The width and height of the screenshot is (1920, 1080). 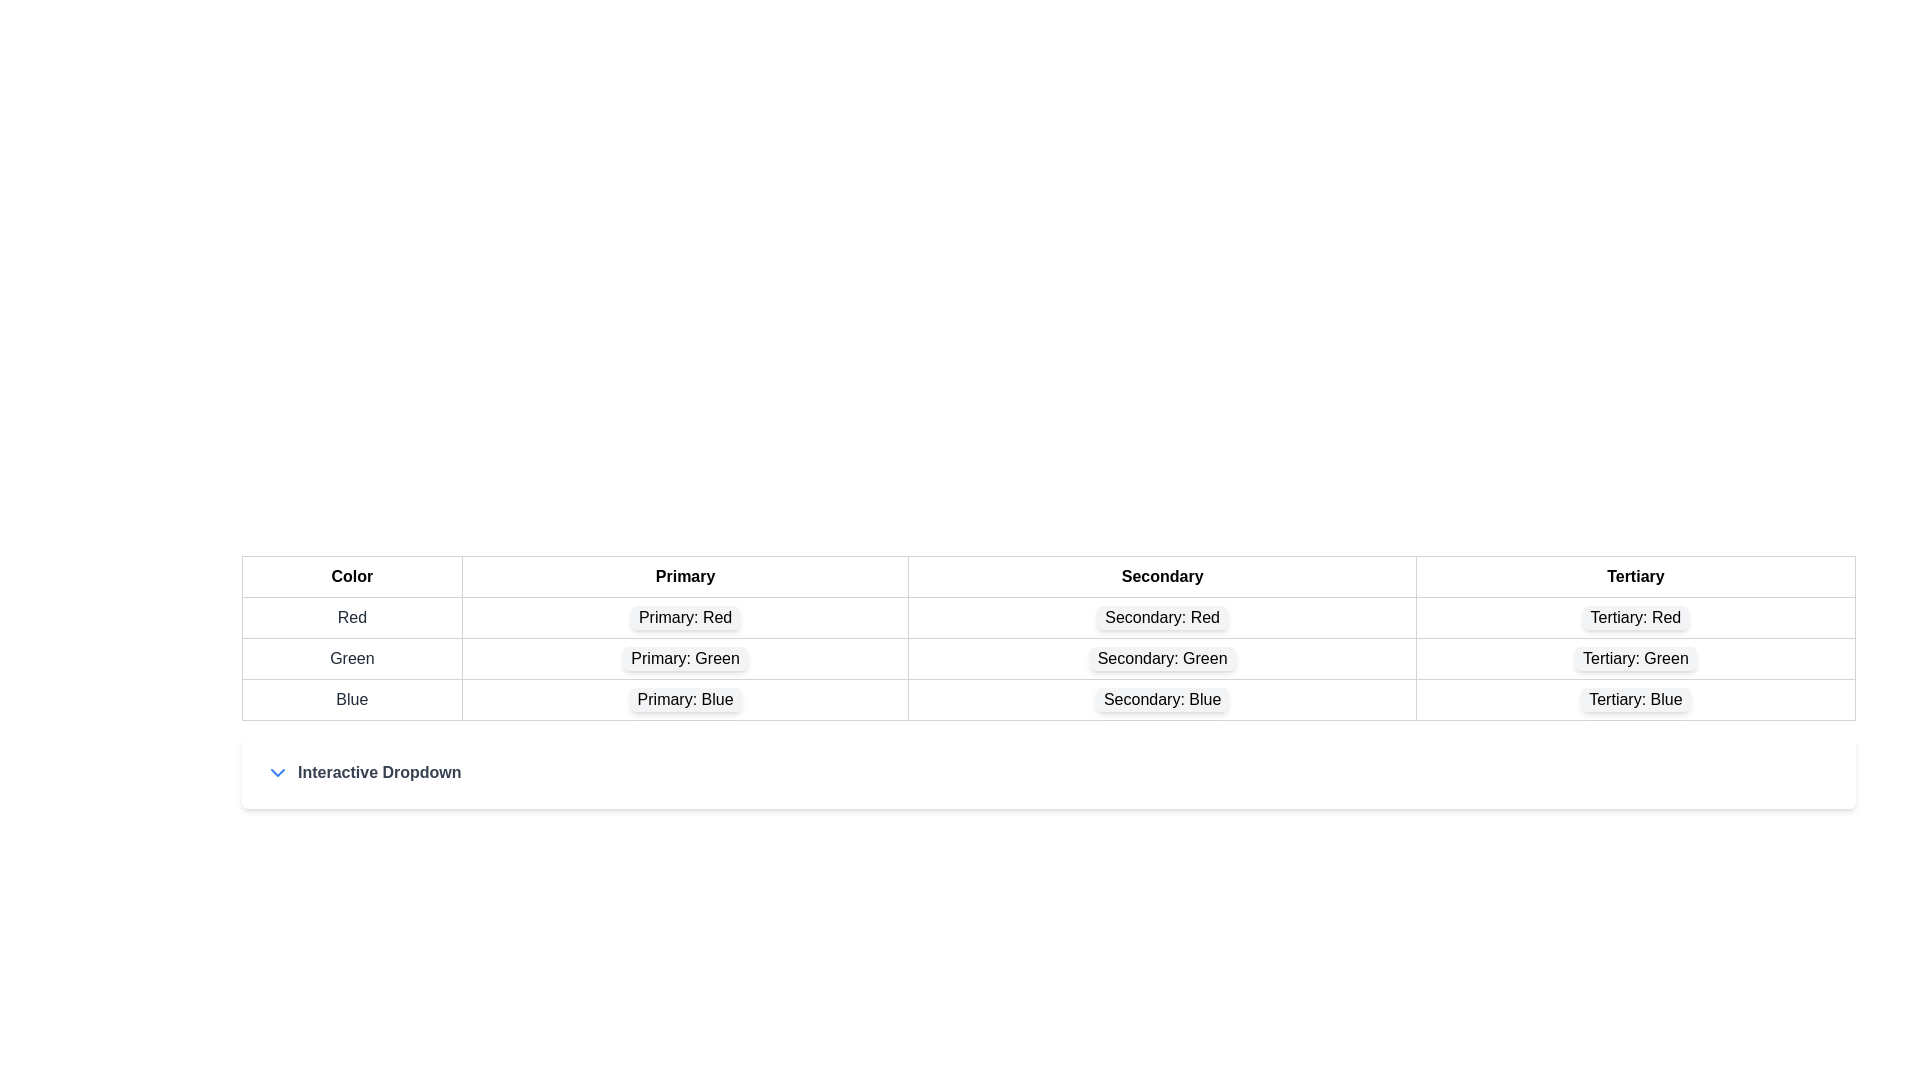 I want to click on the header cell for the 'Primary' column, so click(x=685, y=577).